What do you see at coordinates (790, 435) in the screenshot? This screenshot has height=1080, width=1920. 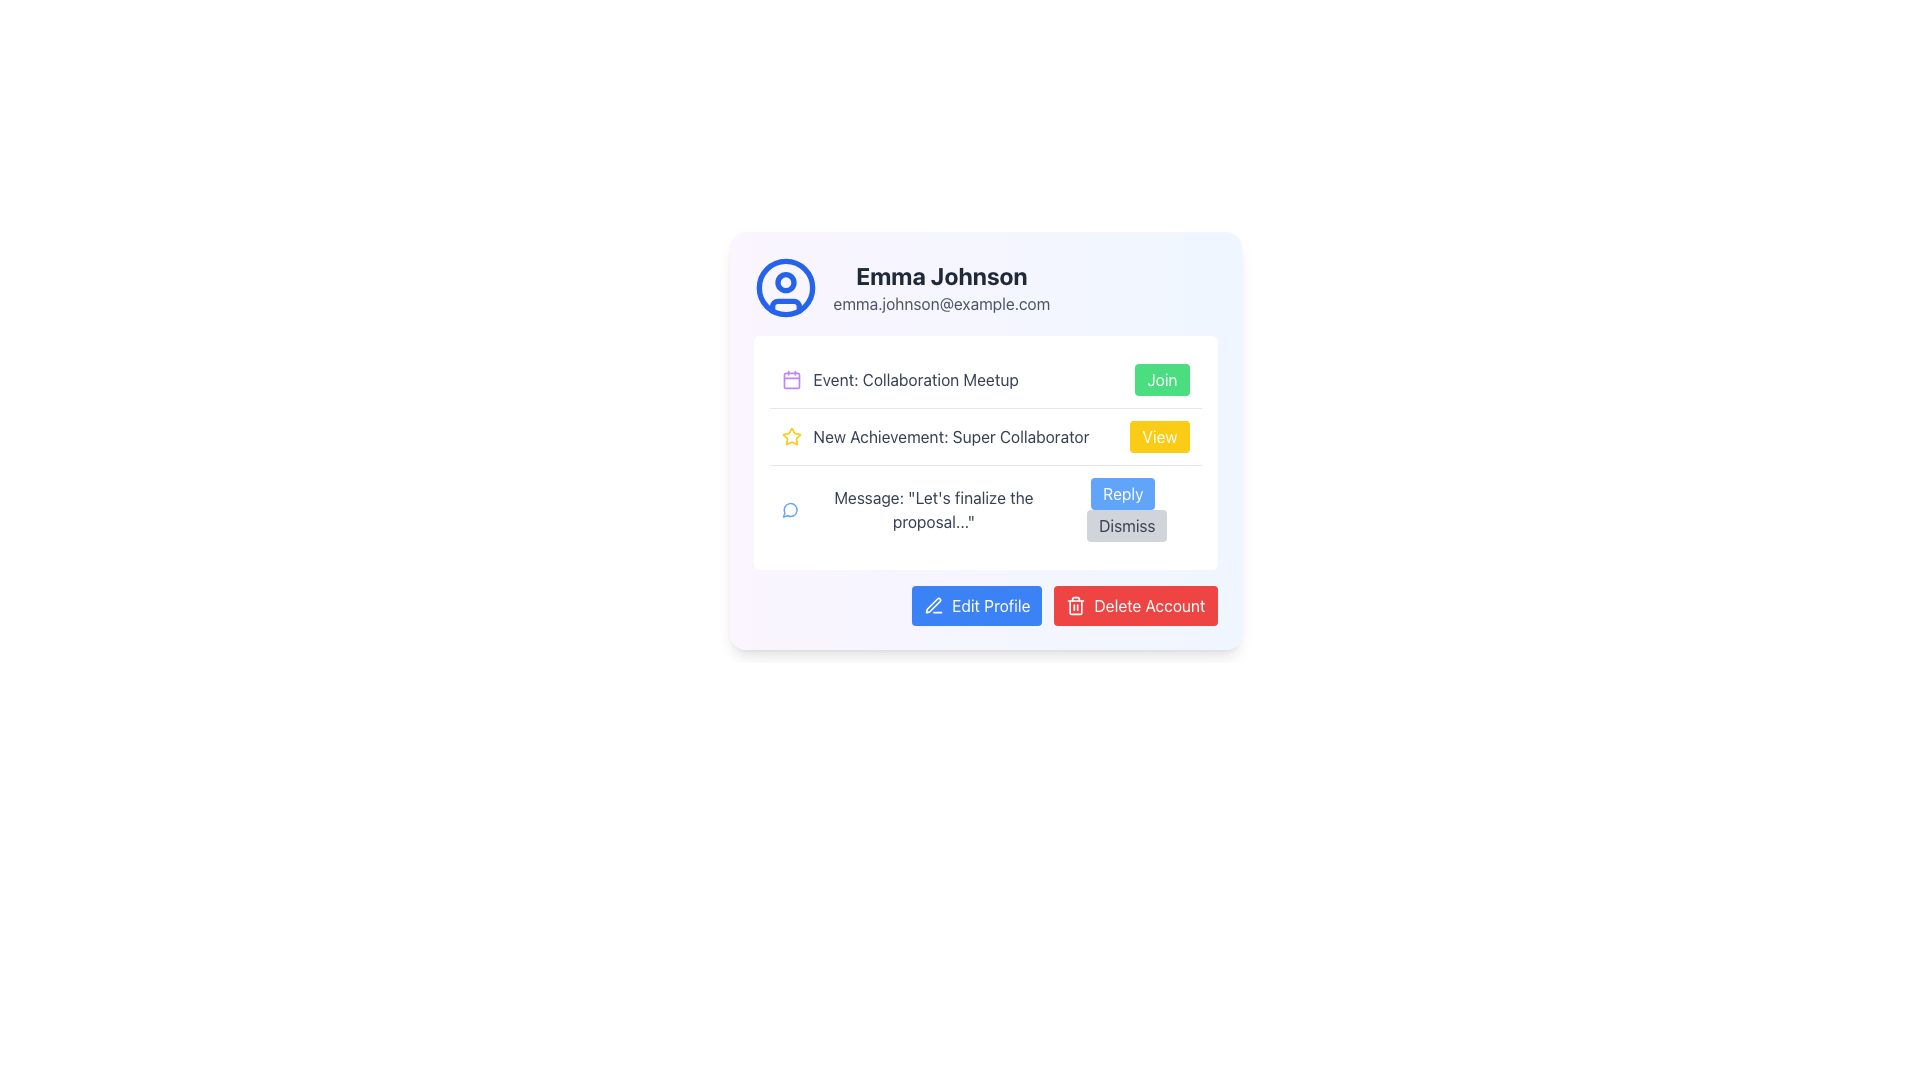 I see `the star-shaped icon with a light yellow color located to the left of the text 'New Achievement: Super Collaborator'` at bounding box center [790, 435].